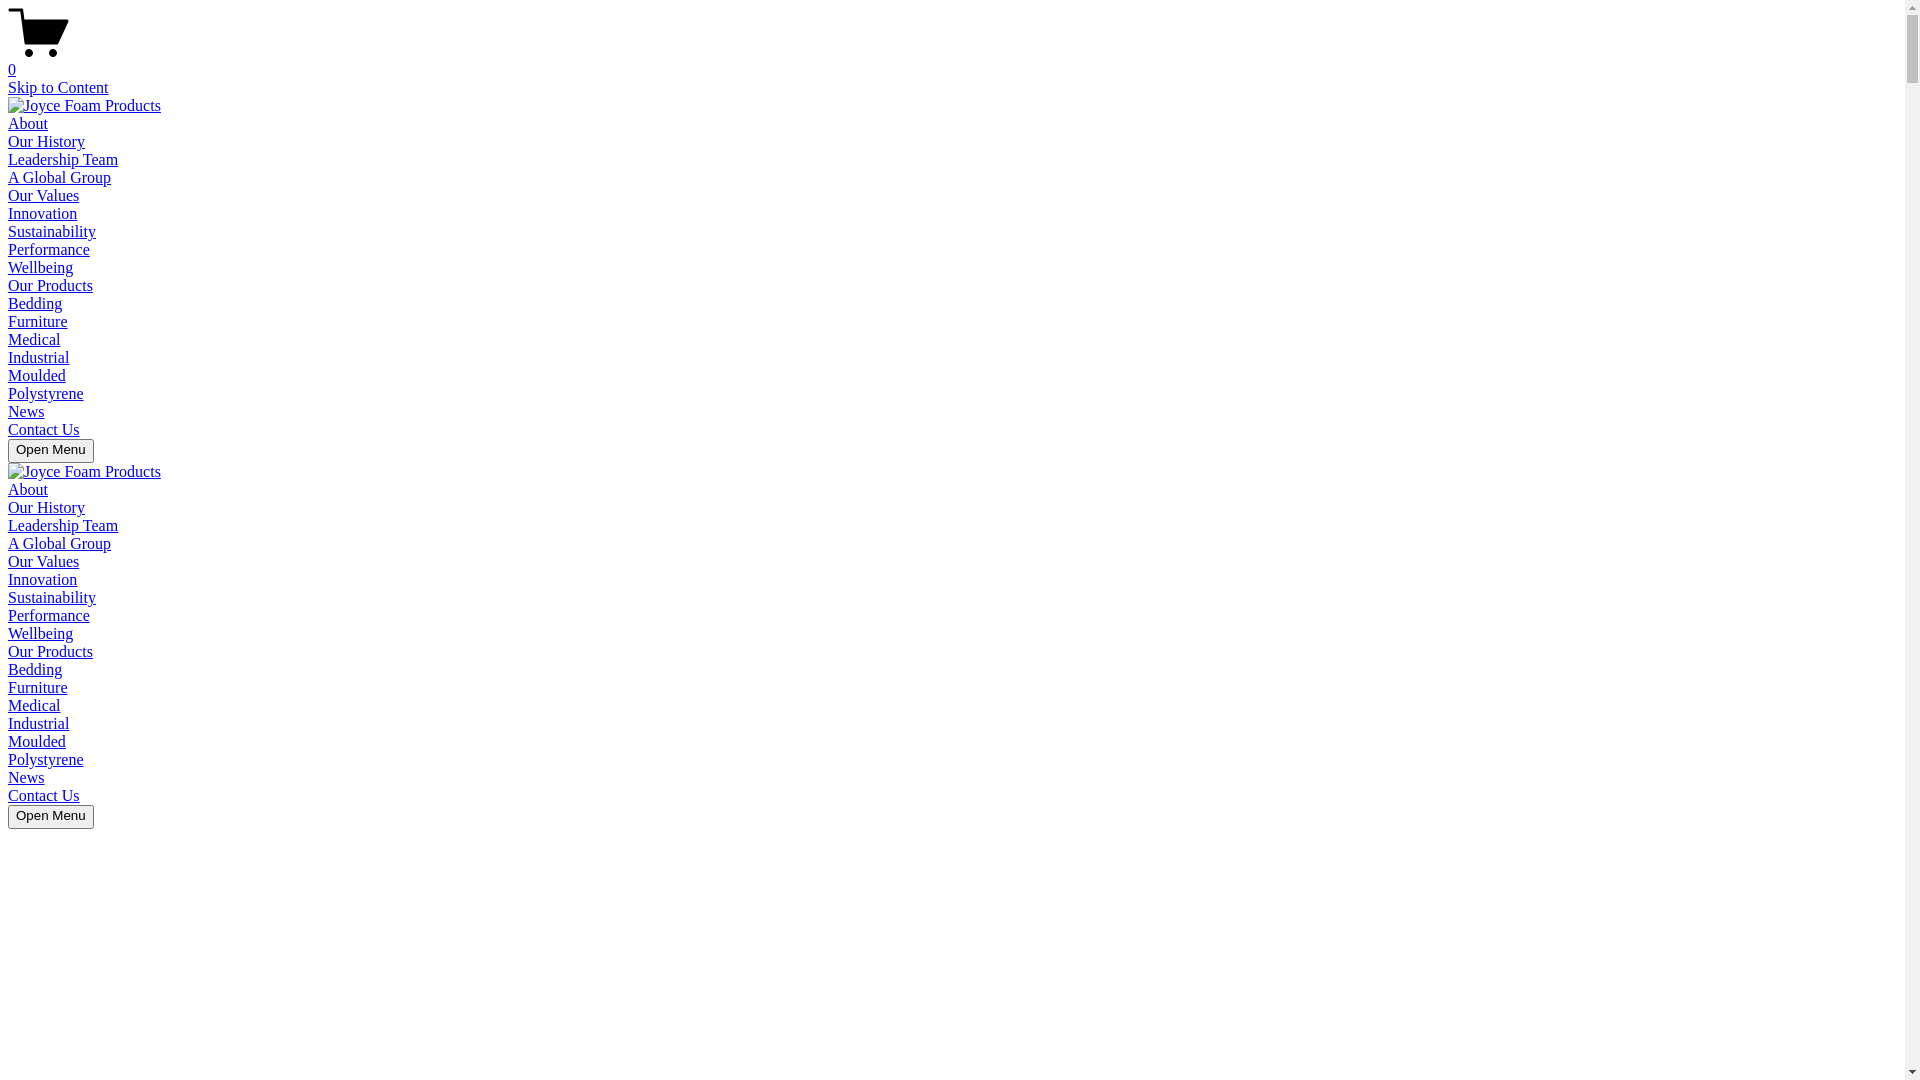 This screenshot has height=1080, width=1920. I want to click on '0', so click(8, 60).